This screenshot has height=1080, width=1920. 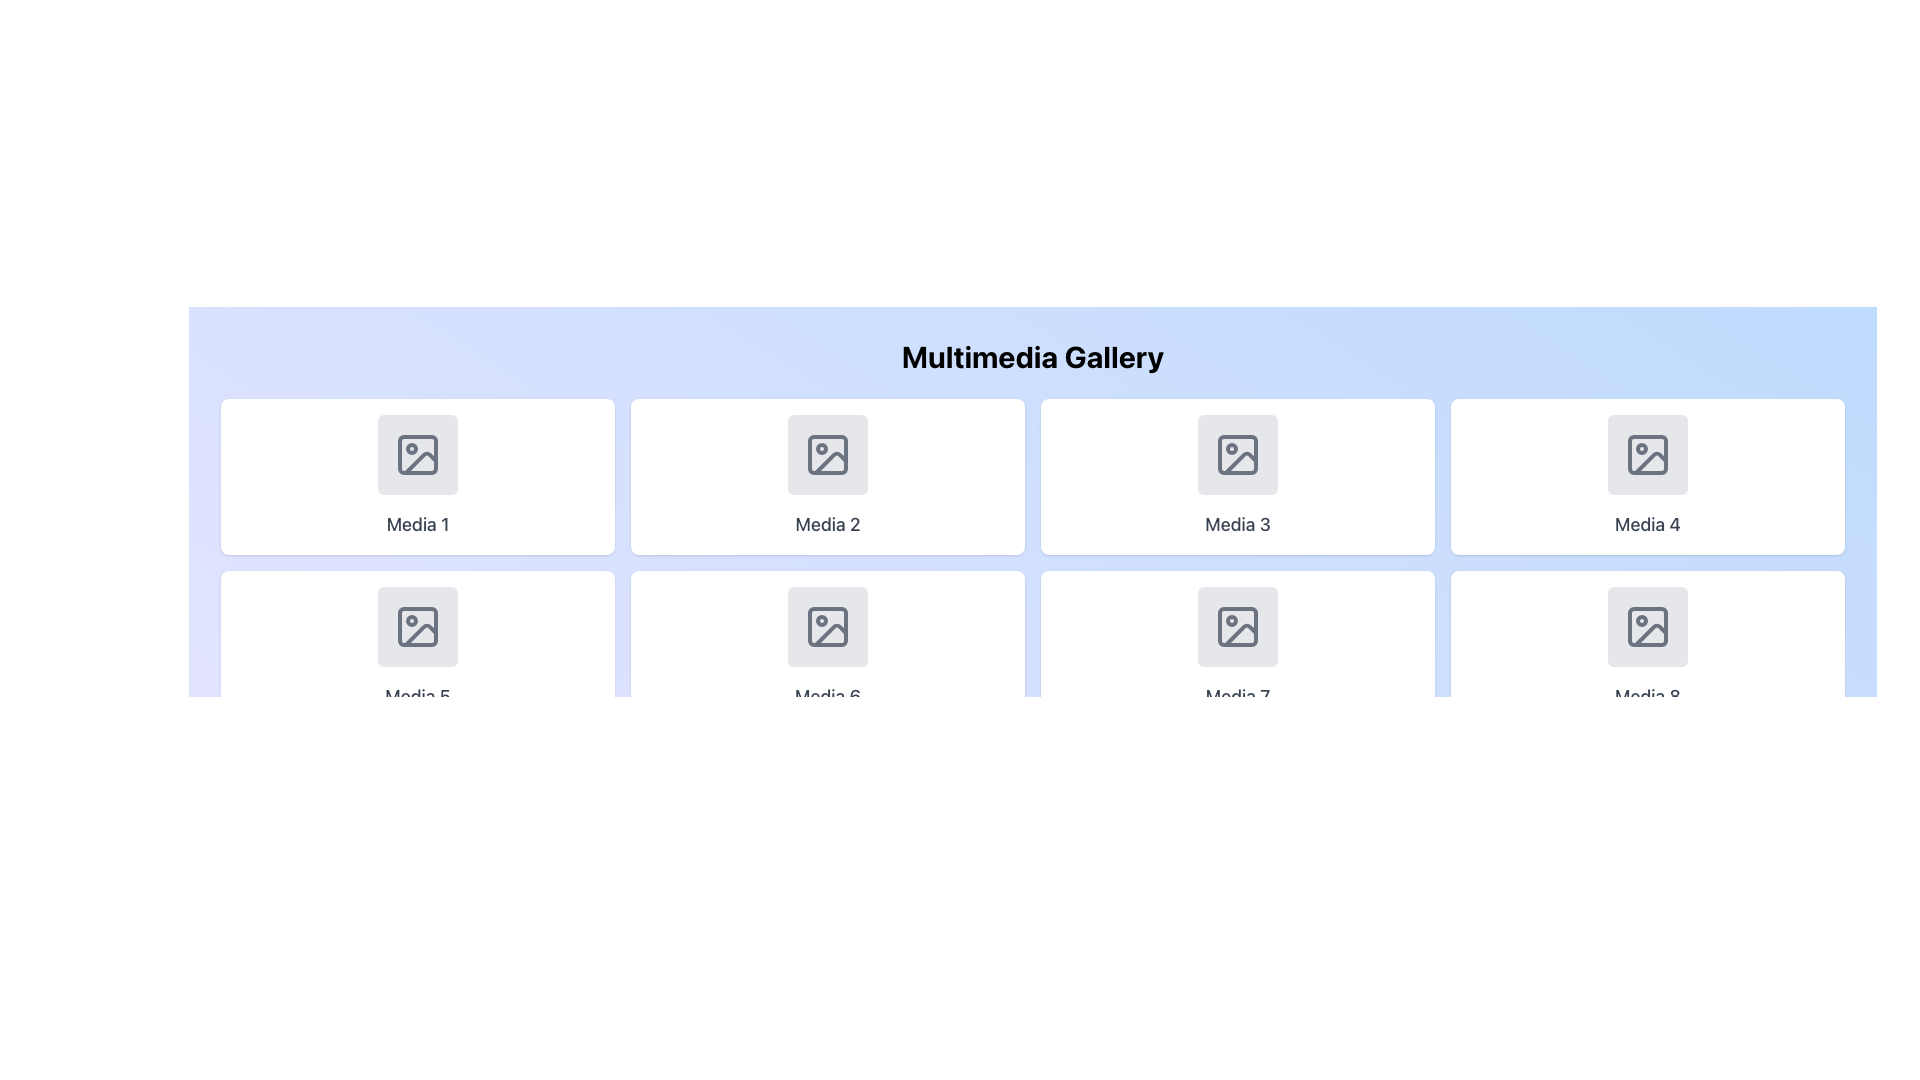 I want to click on text from the textual label 'Media 3' located in the top row of a grid layout, specifically the third card from the left, which is styled in a larger font size and gray color, so click(x=1237, y=523).